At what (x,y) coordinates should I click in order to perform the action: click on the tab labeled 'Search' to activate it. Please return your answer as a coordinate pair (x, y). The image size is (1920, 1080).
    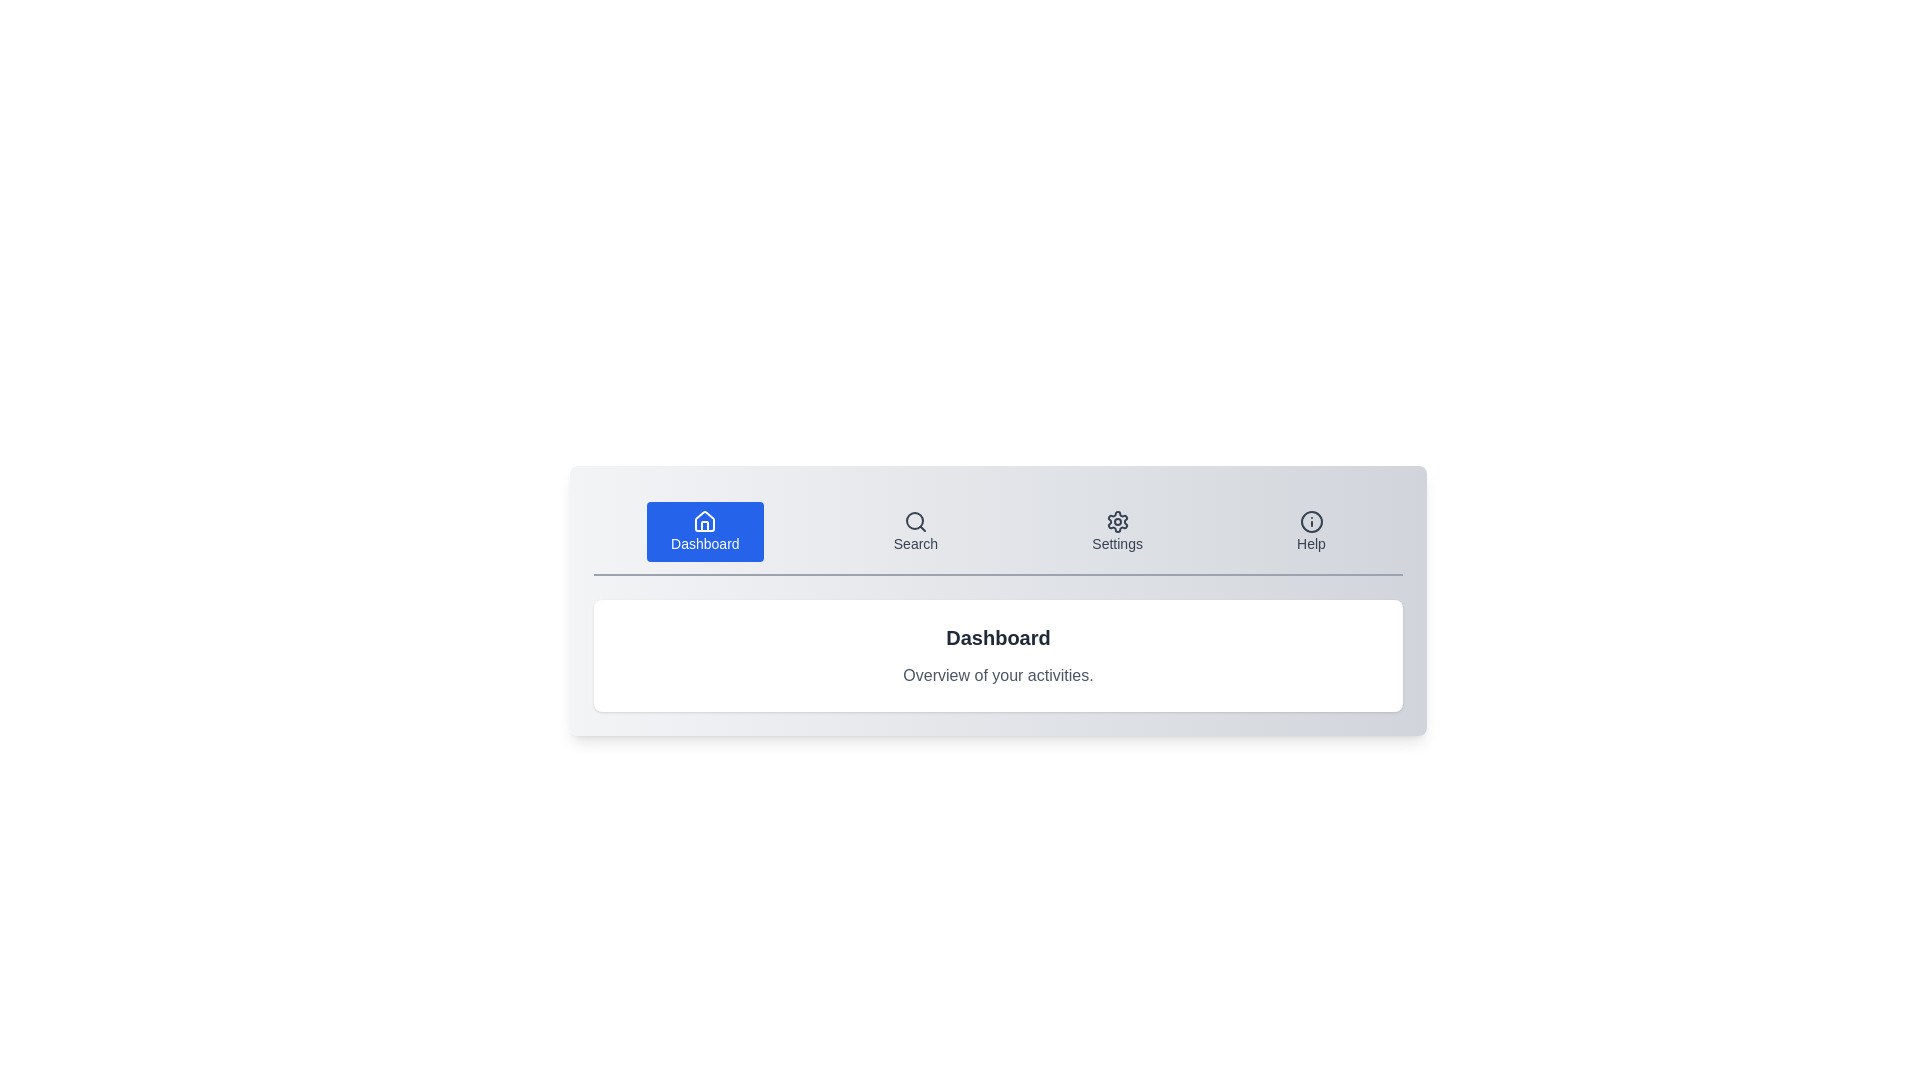
    Looking at the image, I should click on (915, 531).